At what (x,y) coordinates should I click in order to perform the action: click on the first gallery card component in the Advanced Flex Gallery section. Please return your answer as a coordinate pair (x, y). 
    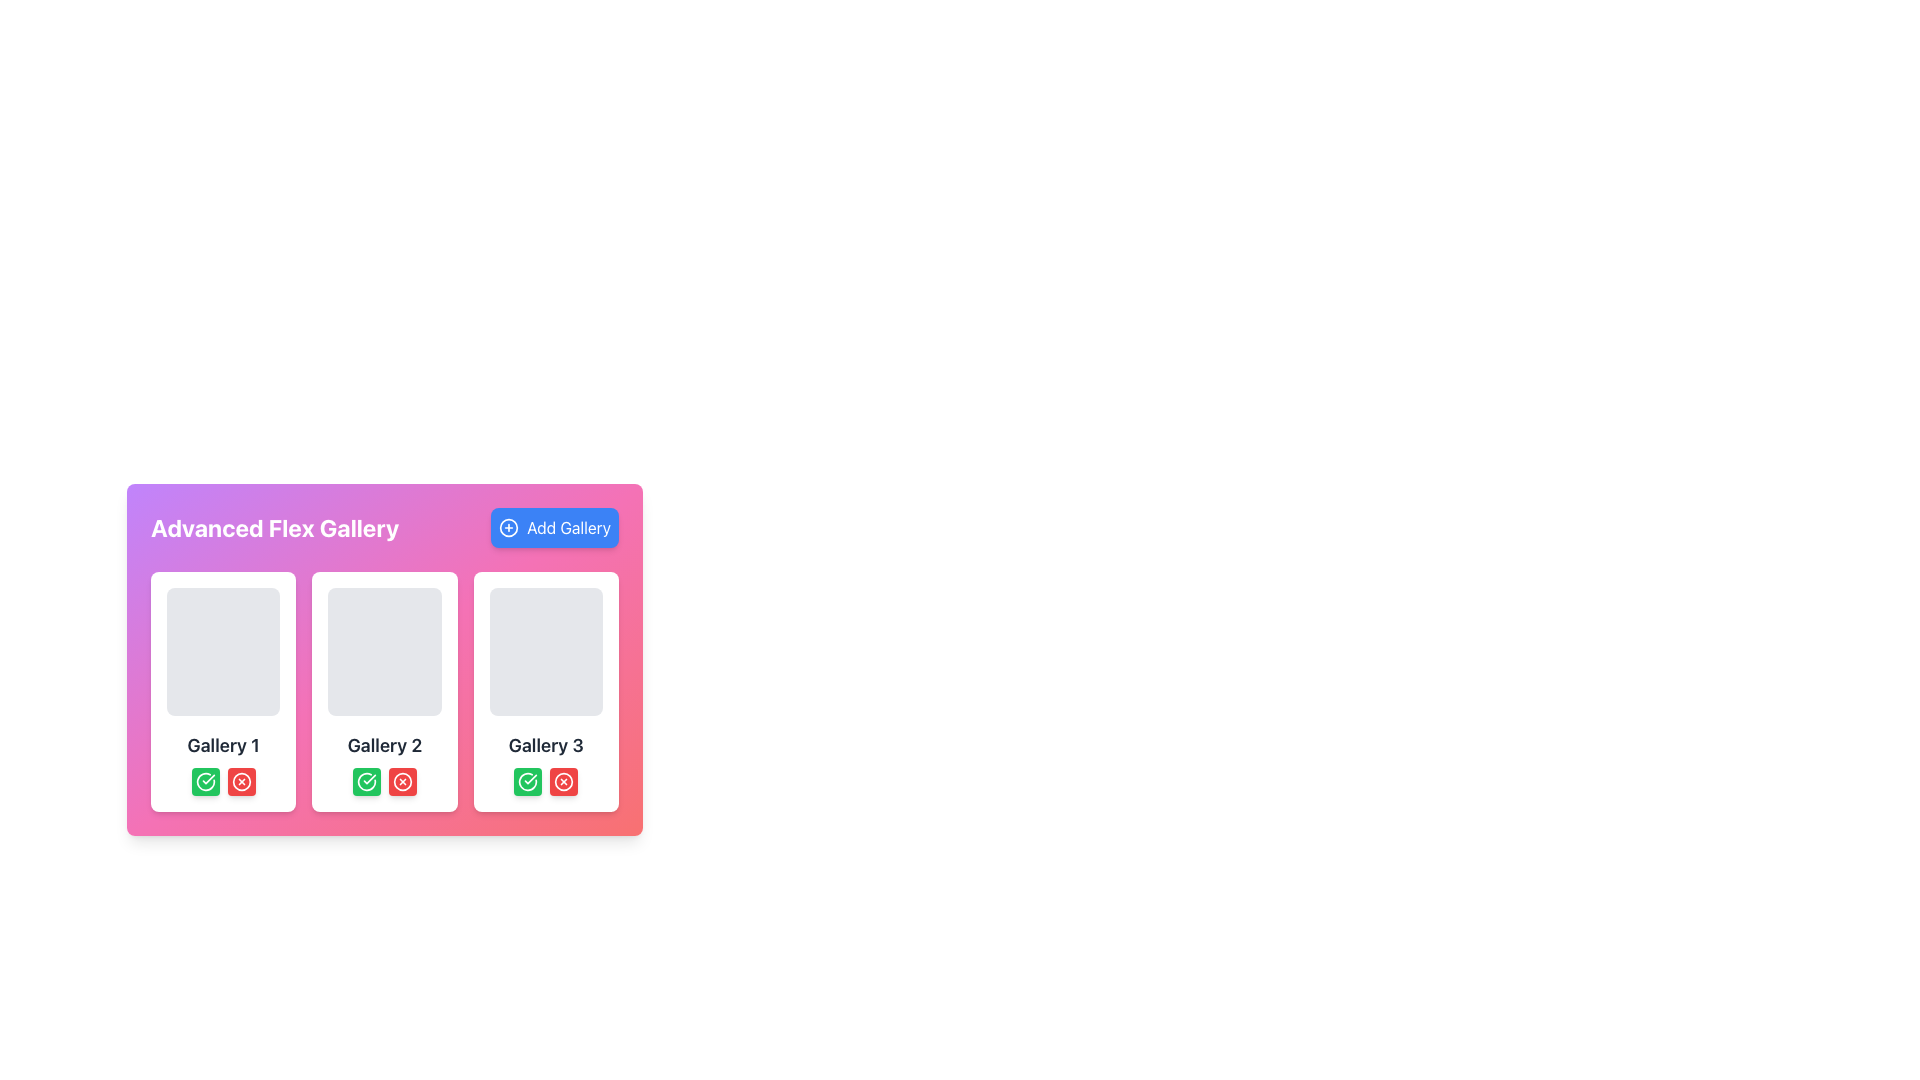
    Looking at the image, I should click on (223, 690).